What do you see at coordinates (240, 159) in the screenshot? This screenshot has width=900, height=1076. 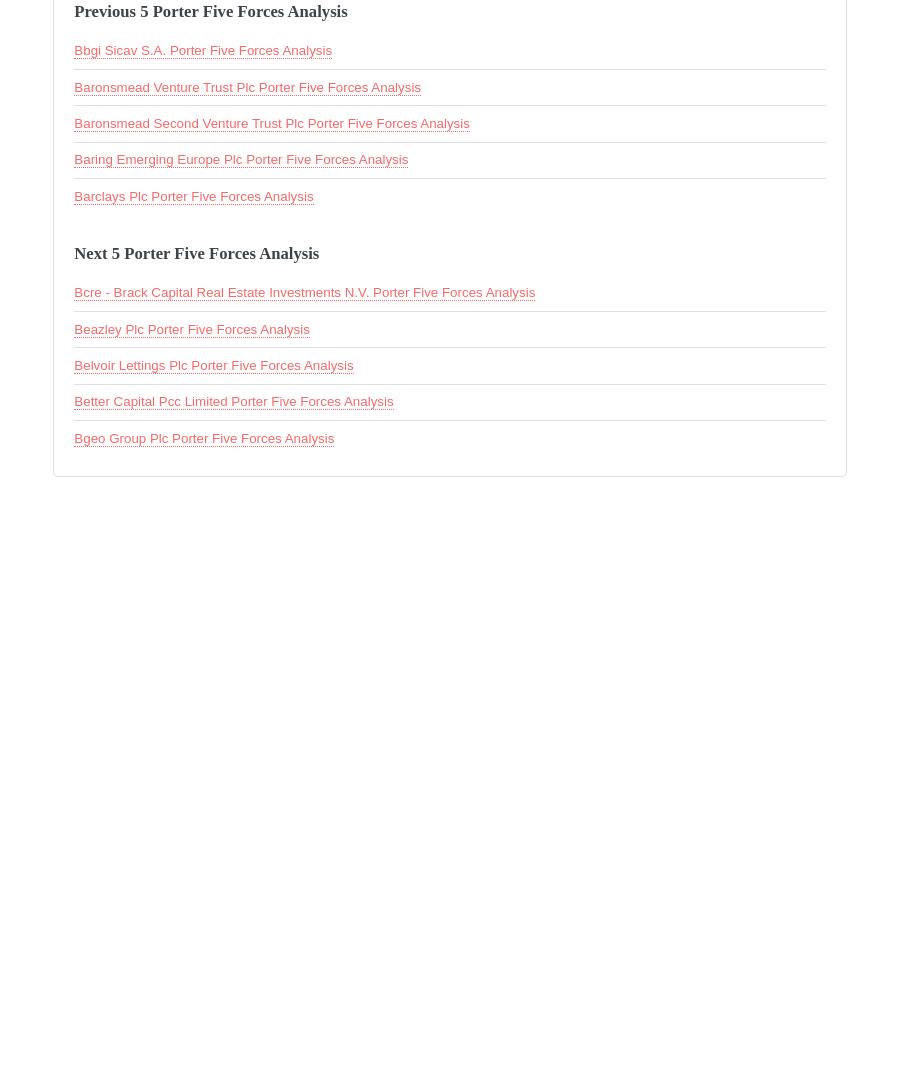 I see `'Baring Emerging Europe Plc Porter Five Forces Analysis'` at bounding box center [240, 159].